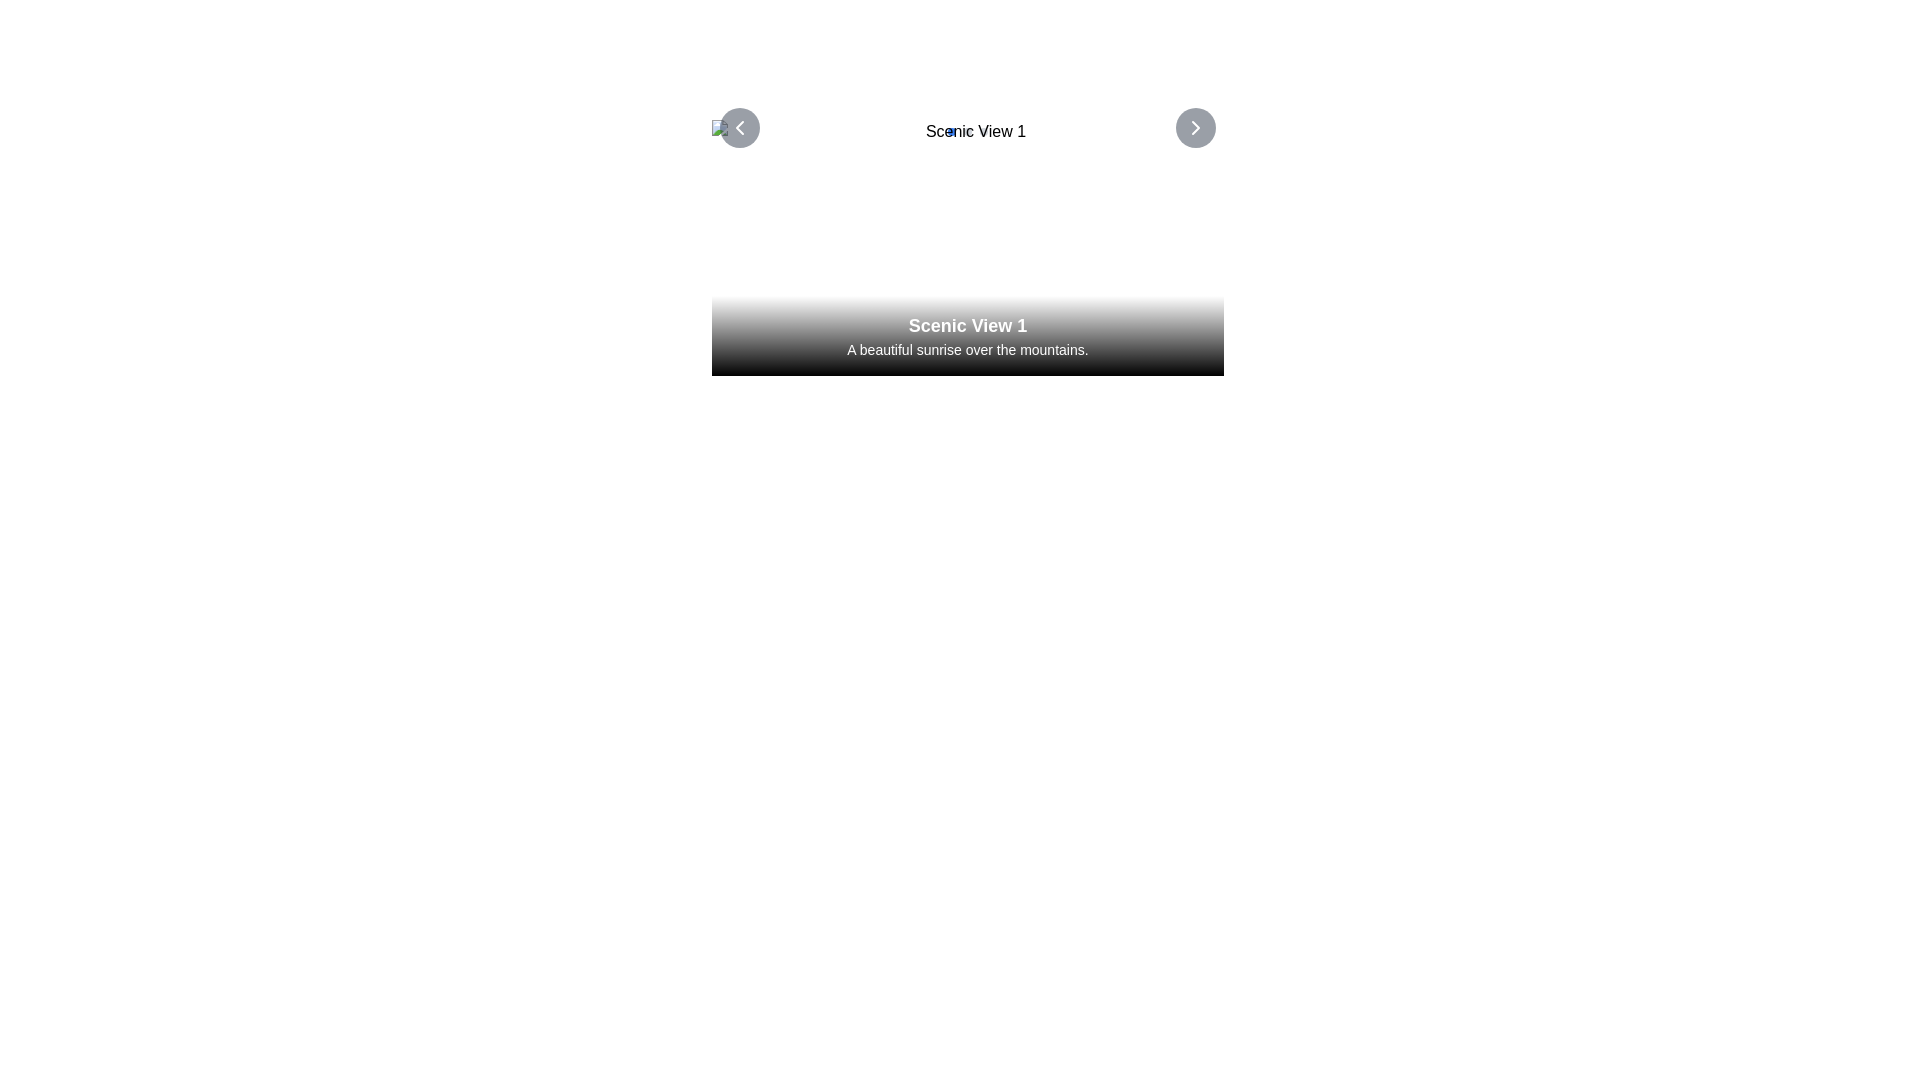  What do you see at coordinates (968, 246) in the screenshot?
I see `the image area of the rectangular content block displaying the scenic view titled 'Scenic View 1' with the subtitle 'A beautiful sunrise over the mountains.'` at bounding box center [968, 246].